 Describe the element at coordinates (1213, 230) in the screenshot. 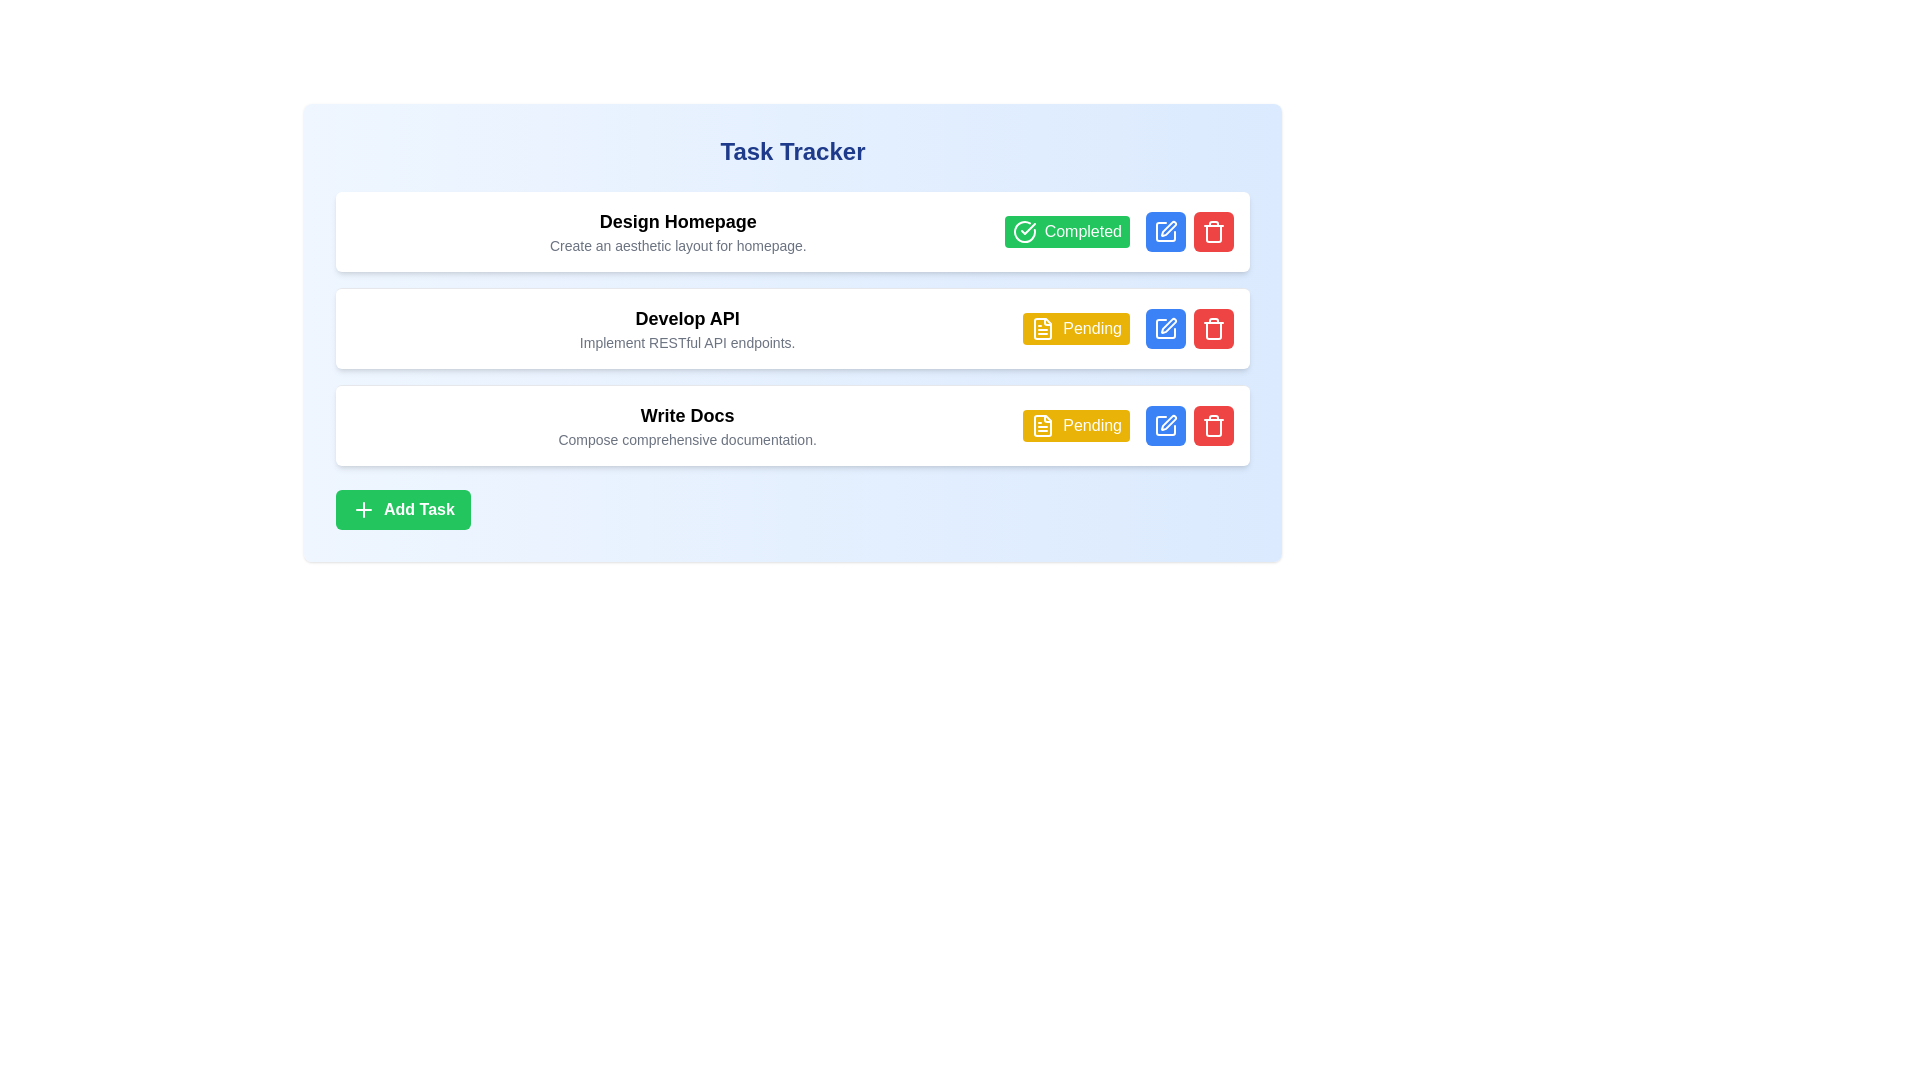

I see `the delete button icon for the 'Design Homepage' task in the 'Task Tracker' application` at that location.